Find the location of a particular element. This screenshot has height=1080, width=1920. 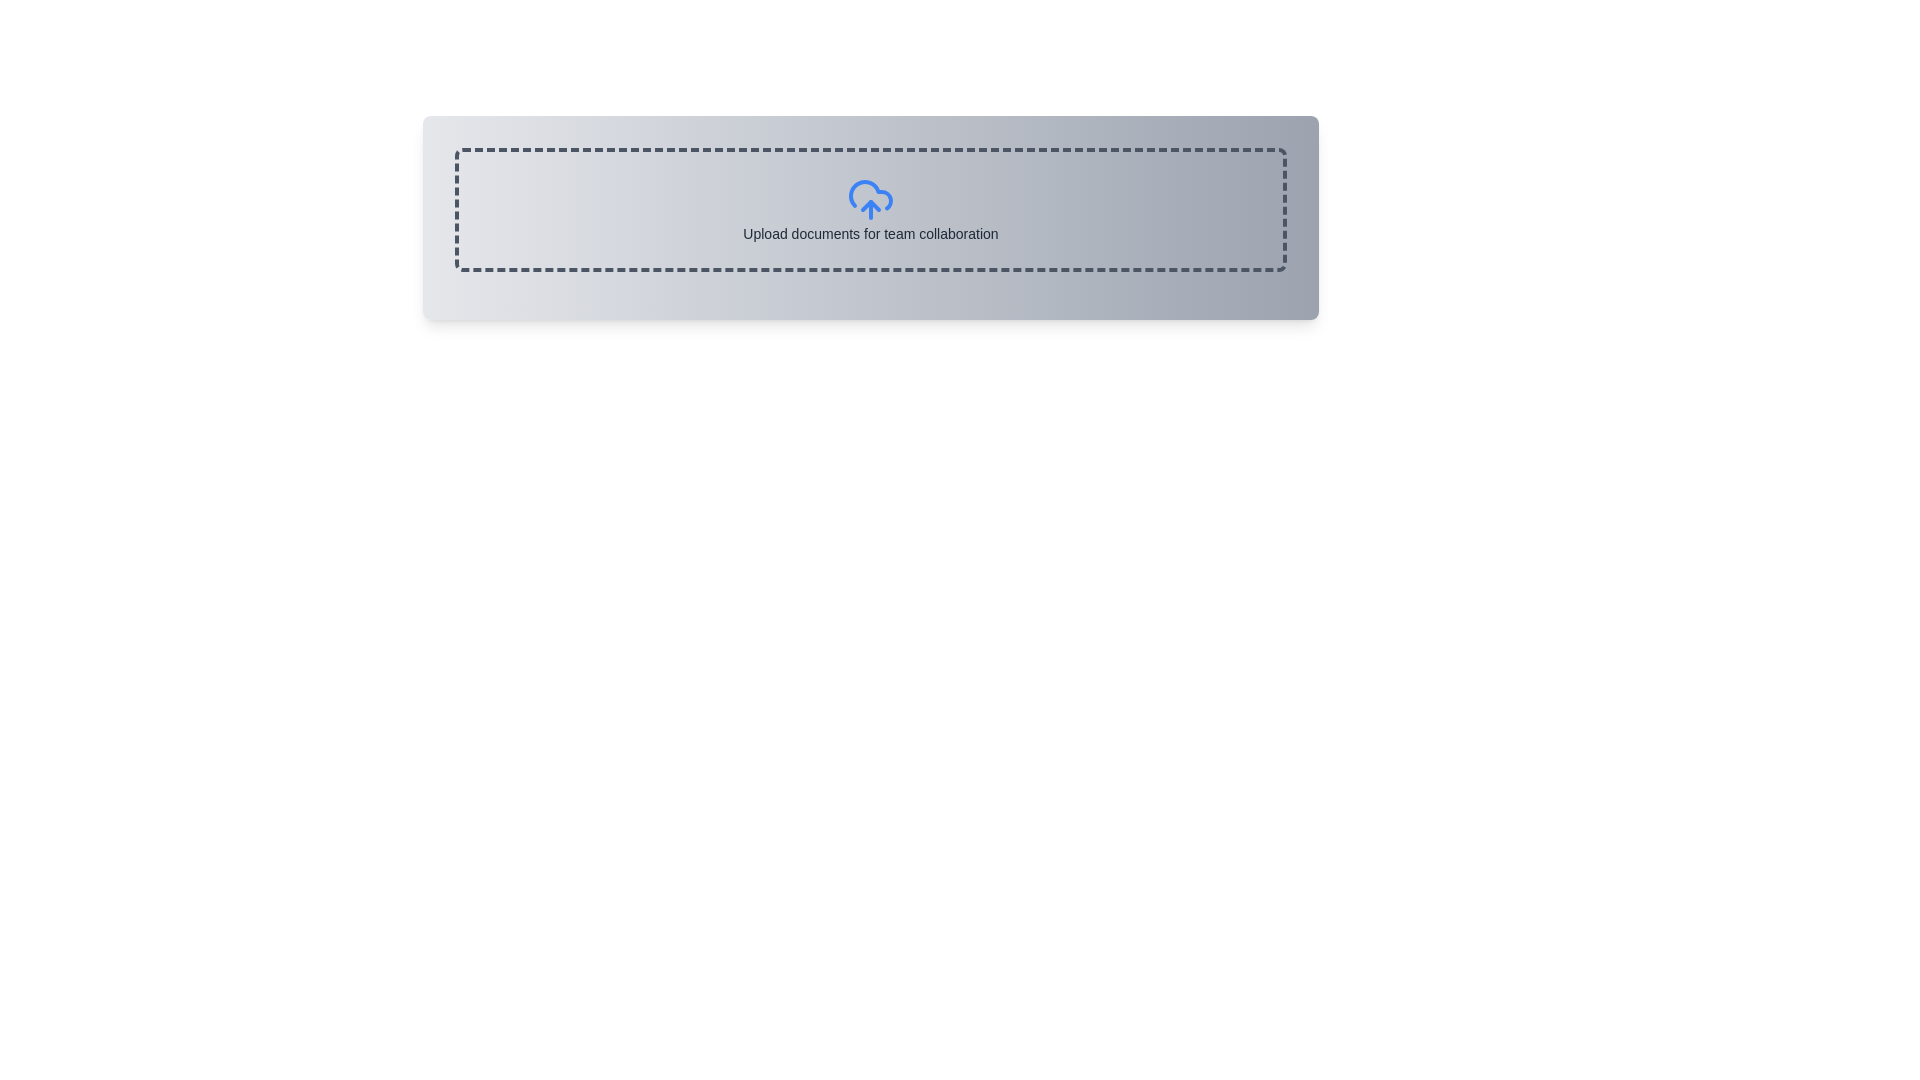

the upward arrow component of the upload icon located within the cloud icon to trigger further actions is located at coordinates (870, 205).